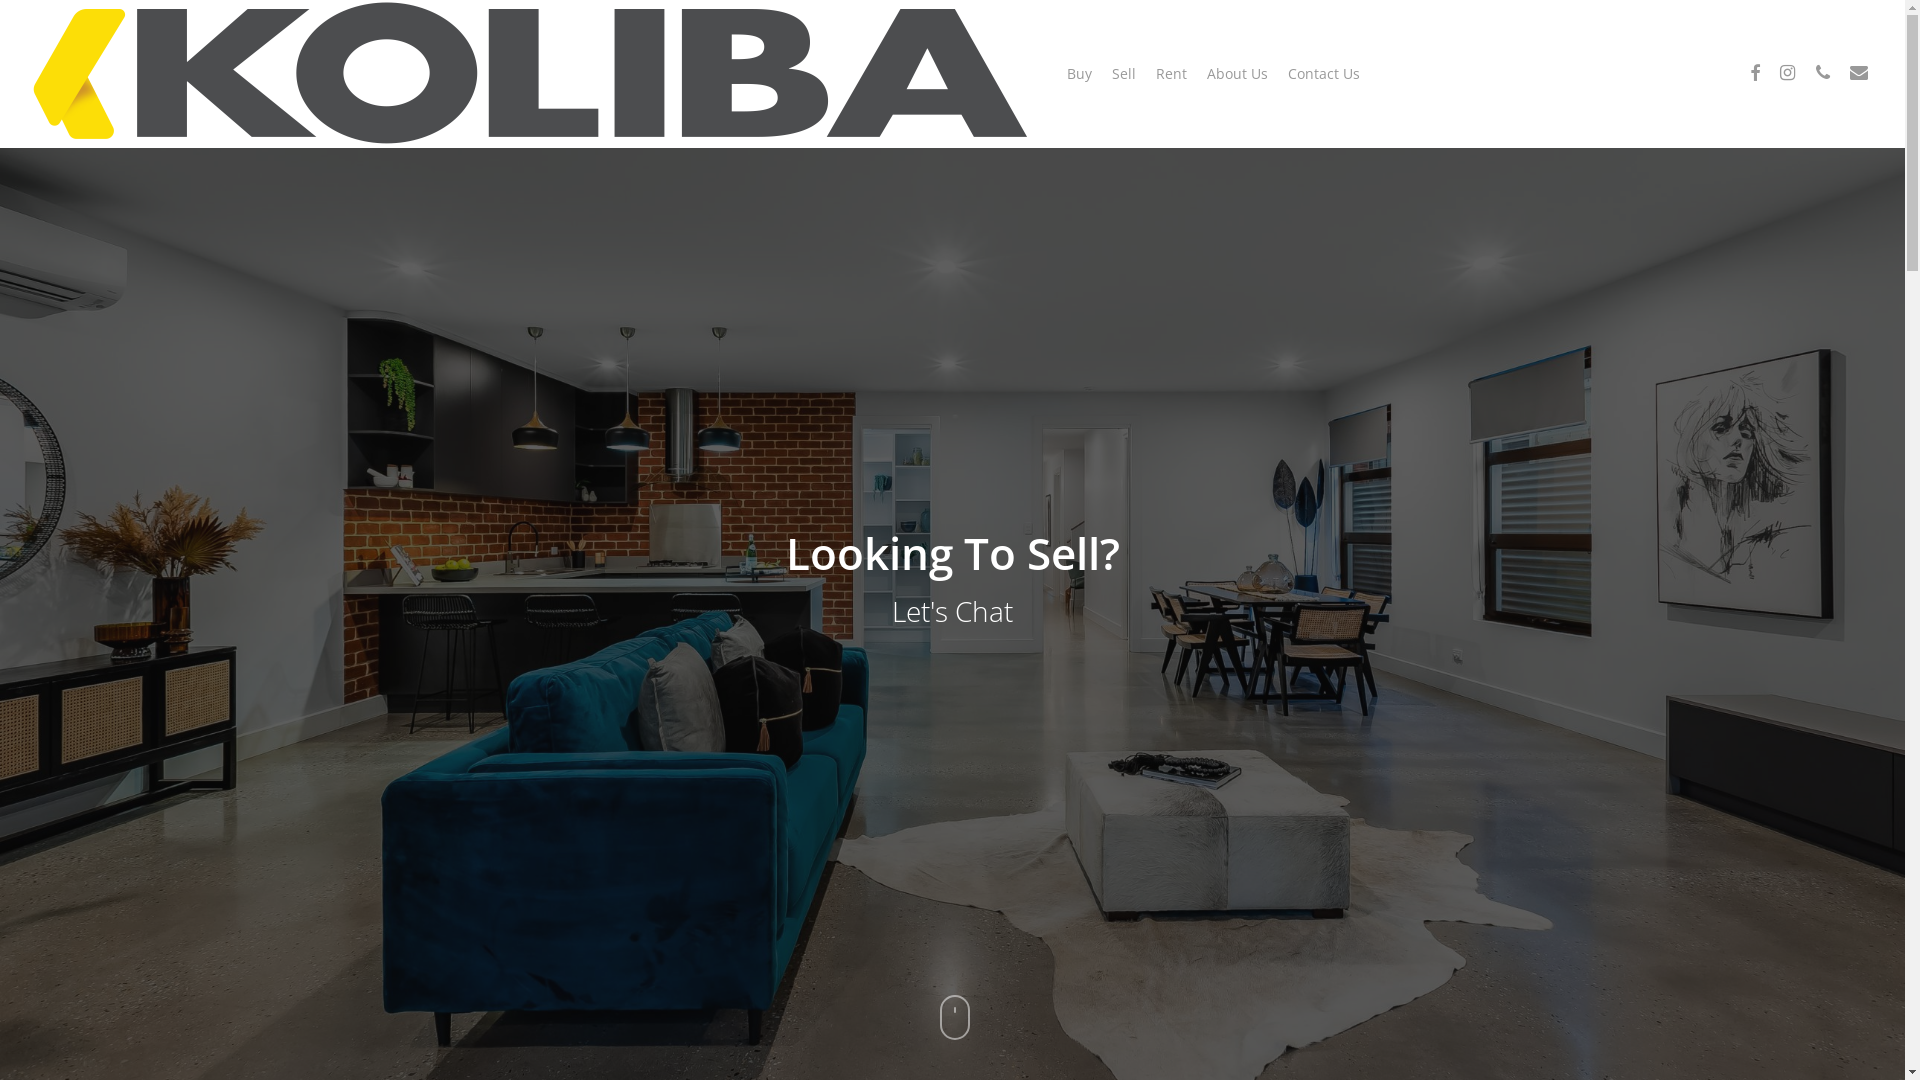  Describe the element at coordinates (1236, 72) in the screenshot. I see `'About Us'` at that location.